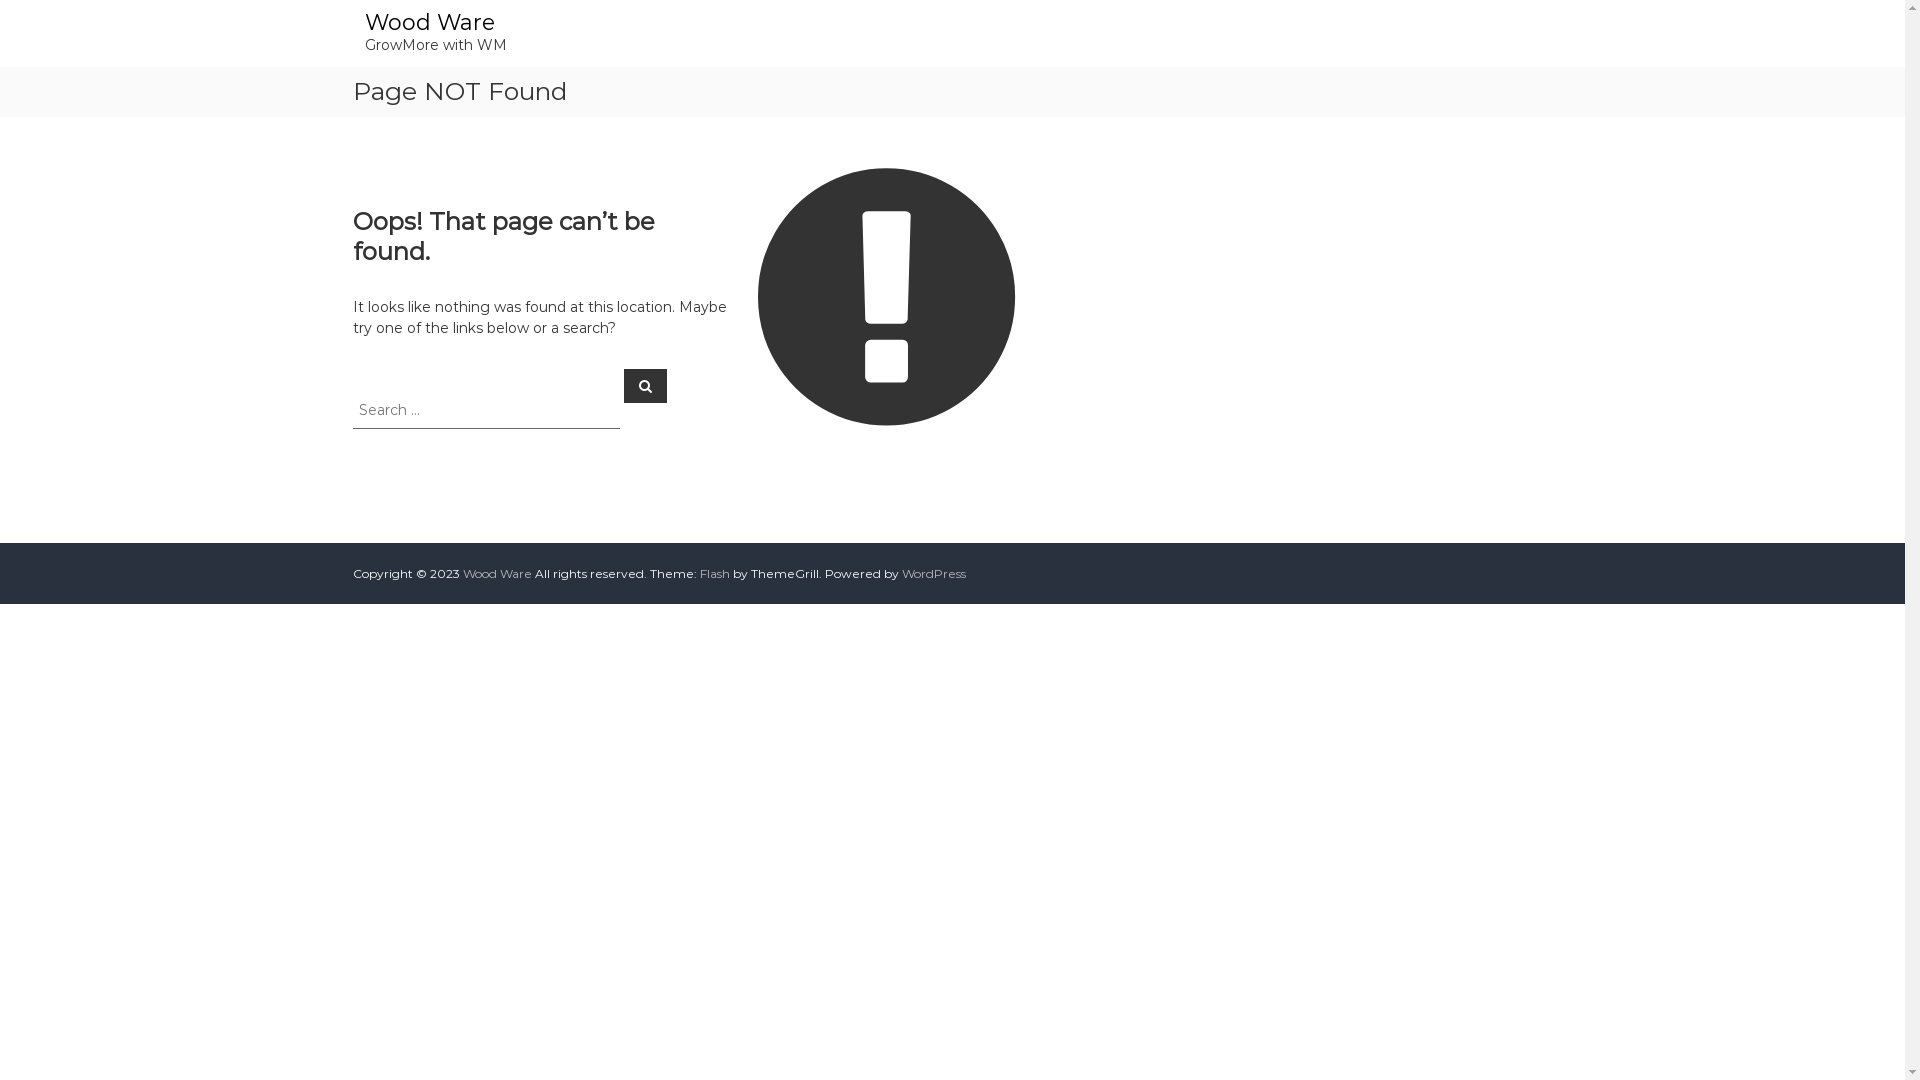 Image resolution: width=1920 pixels, height=1080 pixels. Describe the element at coordinates (933, 573) in the screenshot. I see `'WordPress'` at that location.